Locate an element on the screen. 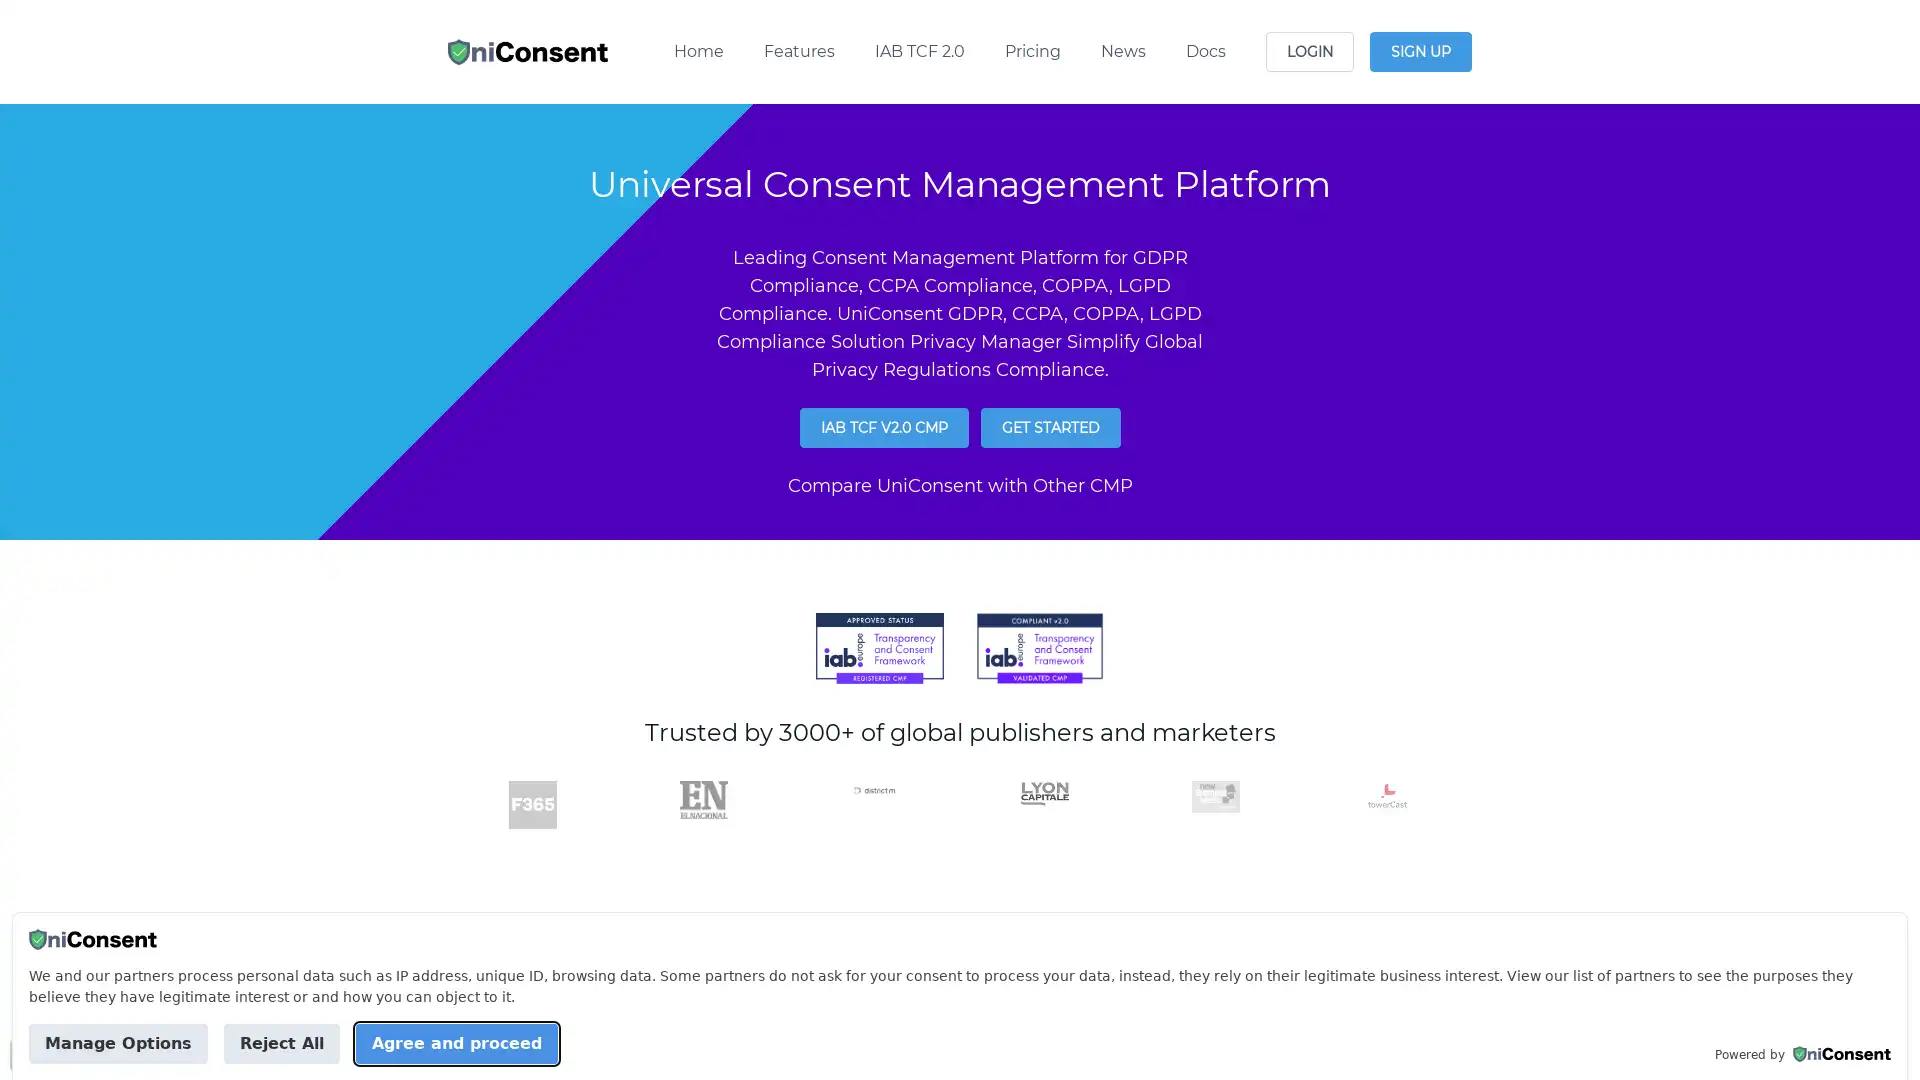 This screenshot has height=1080, width=1920. Reject All is located at coordinates (281, 1043).